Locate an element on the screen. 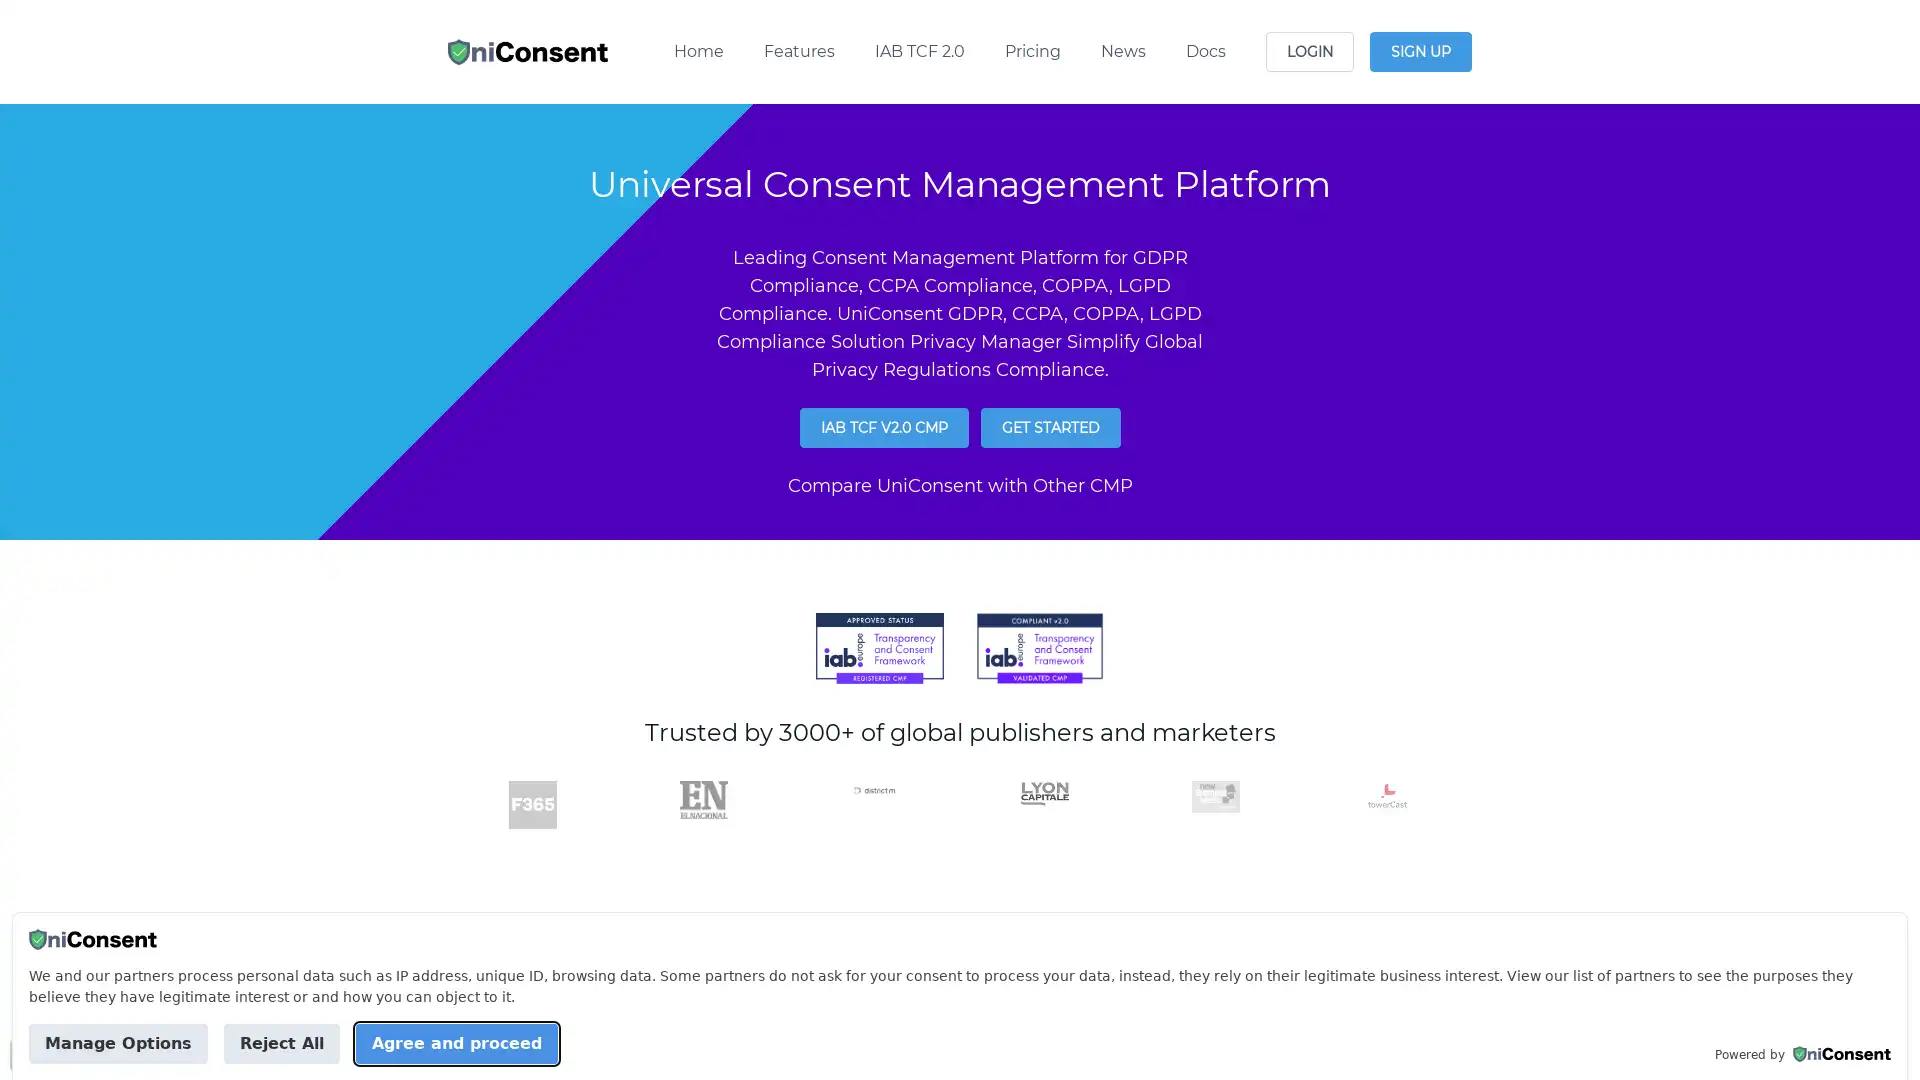 This screenshot has height=1080, width=1920. Reject All is located at coordinates (281, 1043).